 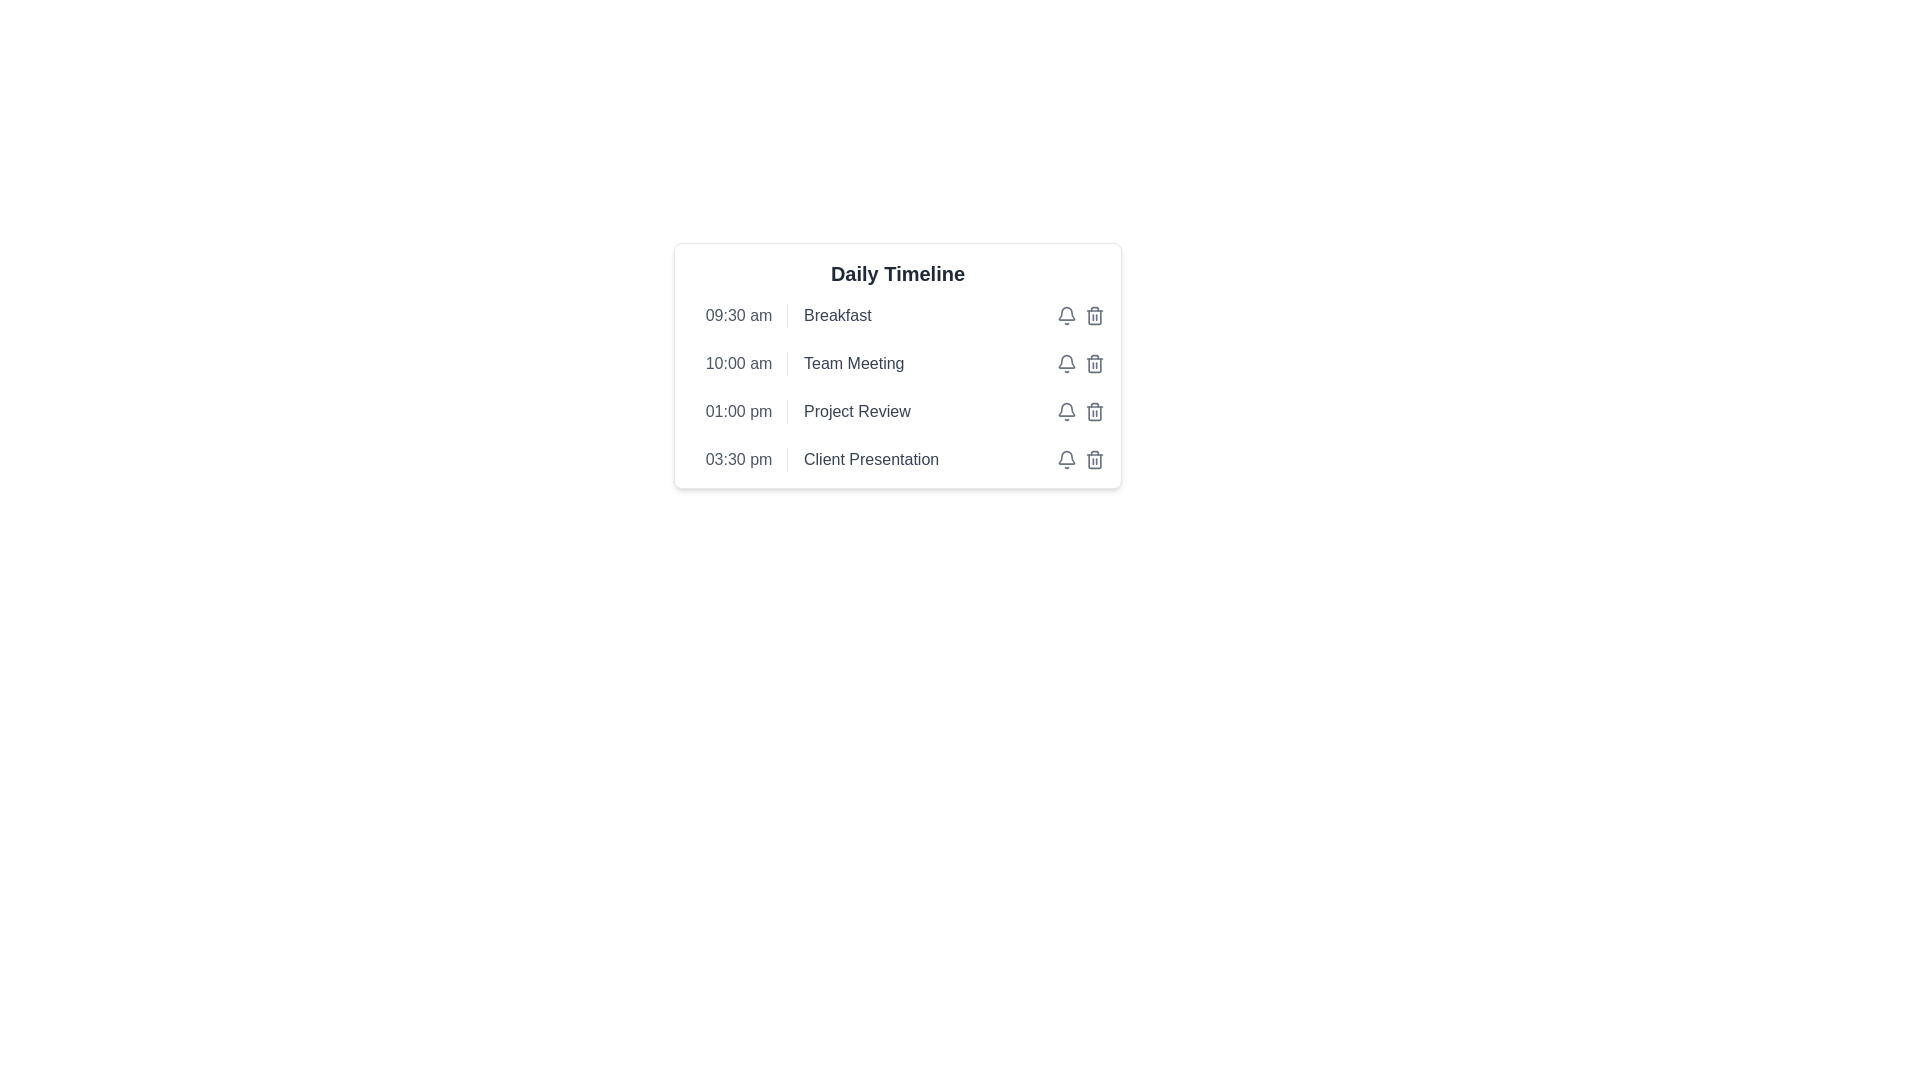 I want to click on the bell icon button used for managing notifications related to the 'Project Review' entry in the timeline, so click(x=1065, y=411).